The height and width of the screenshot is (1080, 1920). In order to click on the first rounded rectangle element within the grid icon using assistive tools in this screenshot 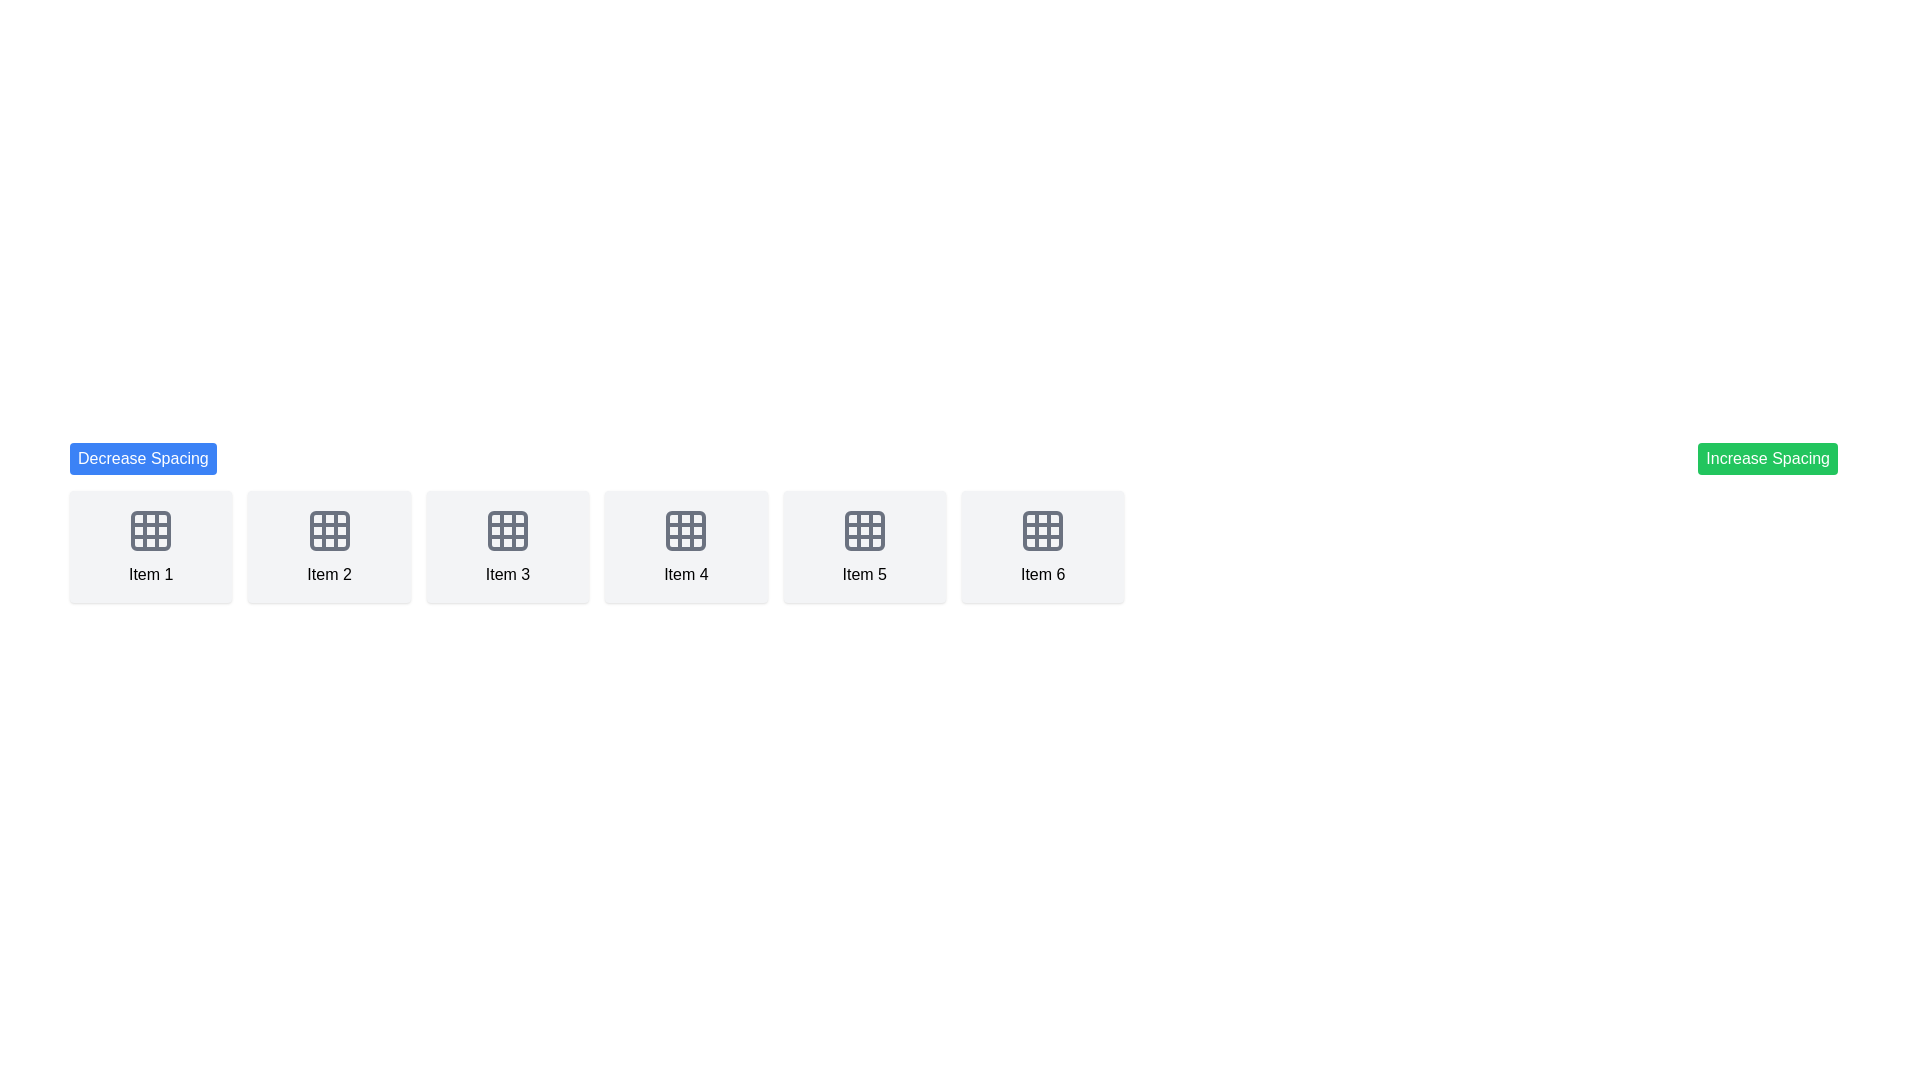, I will do `click(150, 530)`.